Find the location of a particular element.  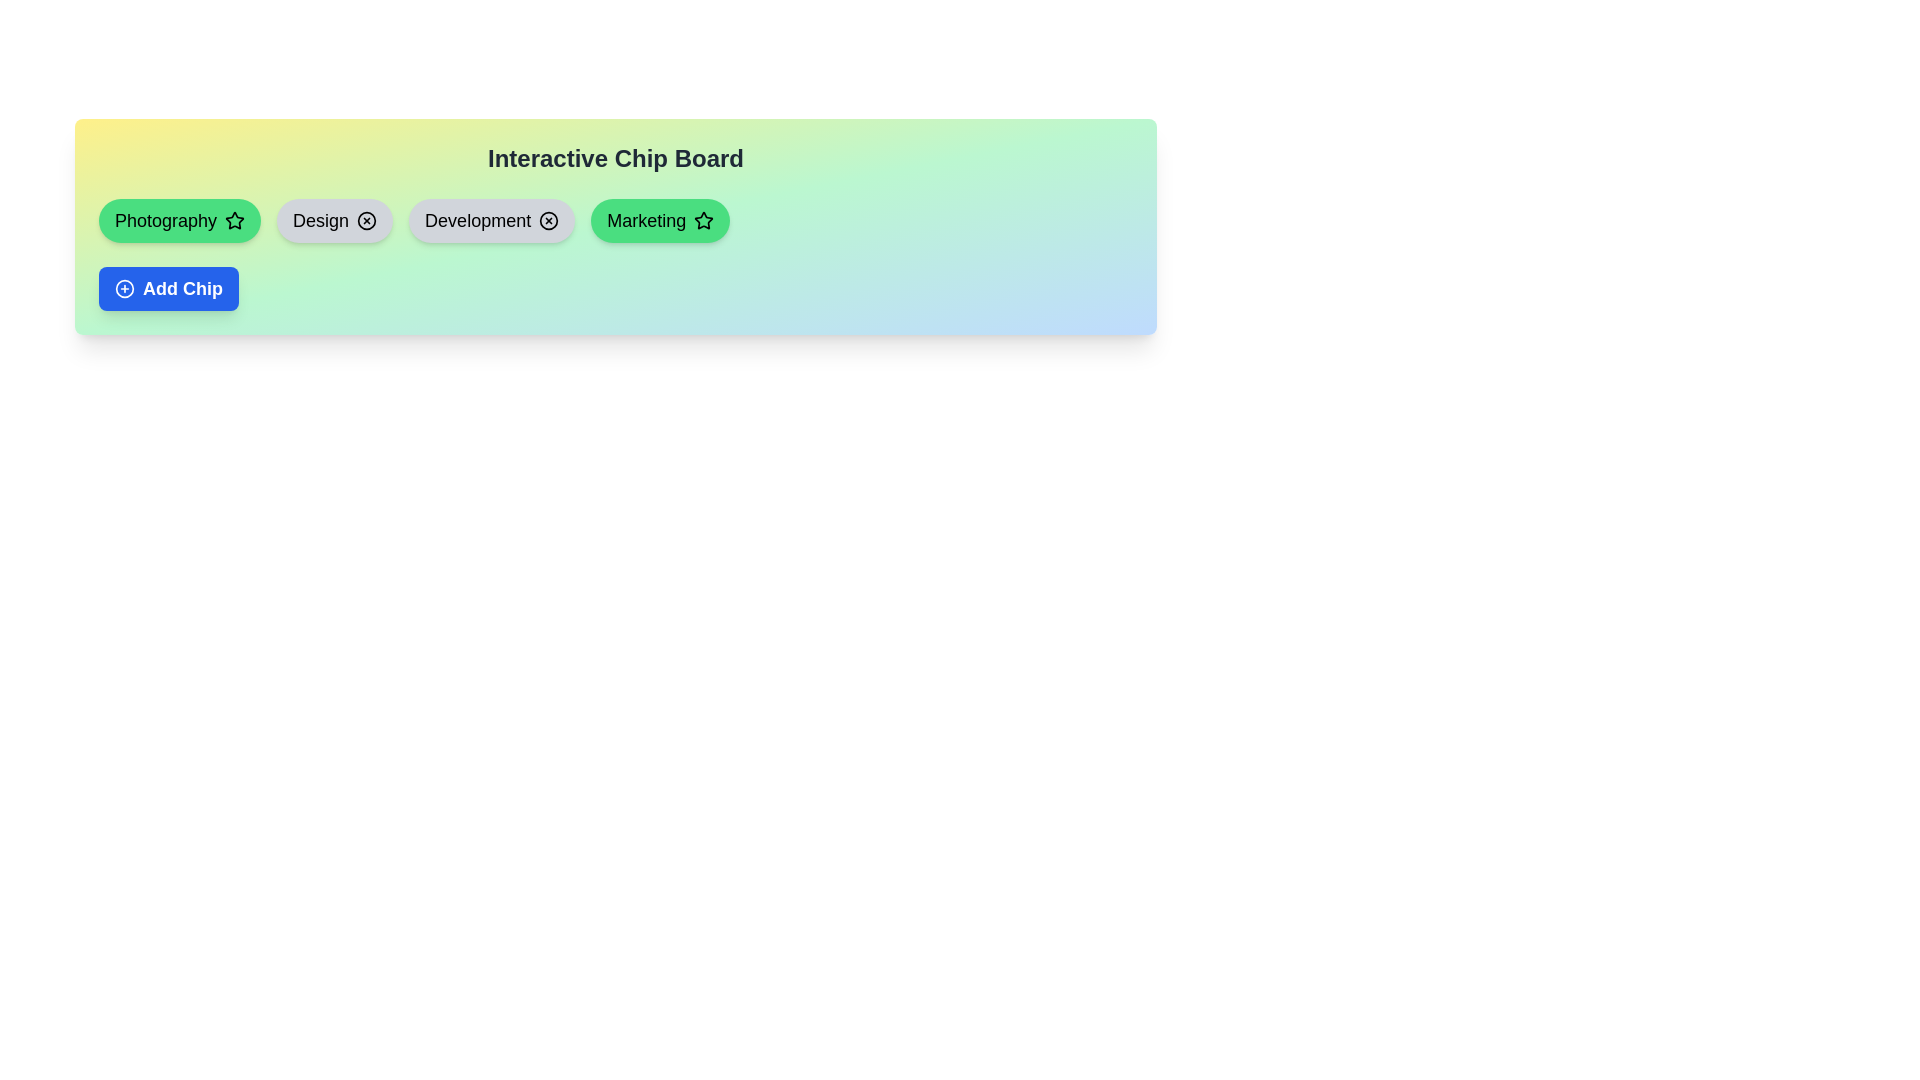

the star icon outlined in black, located within a green circular badge adjacent to the text 'Marketing' within the pill-shaped green button is located at coordinates (704, 220).